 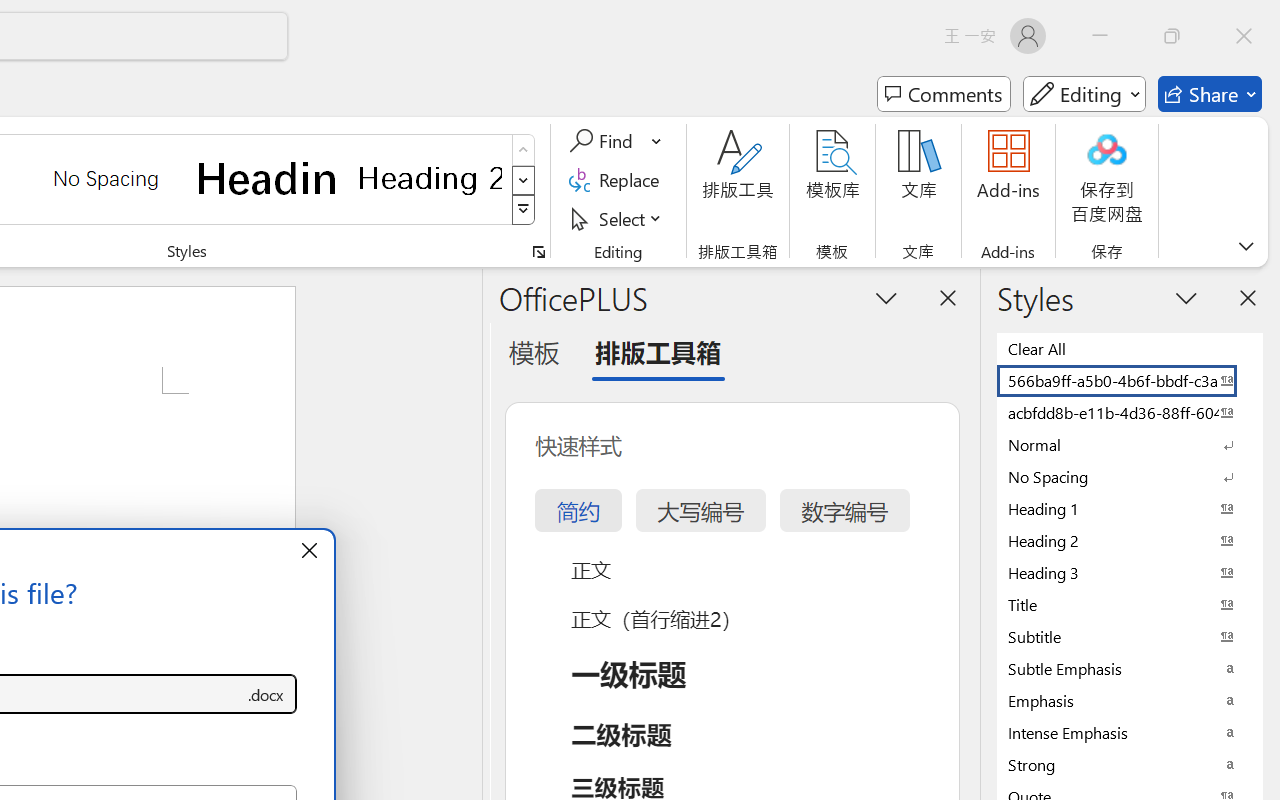 I want to click on 'Mode', so click(x=1083, y=94).